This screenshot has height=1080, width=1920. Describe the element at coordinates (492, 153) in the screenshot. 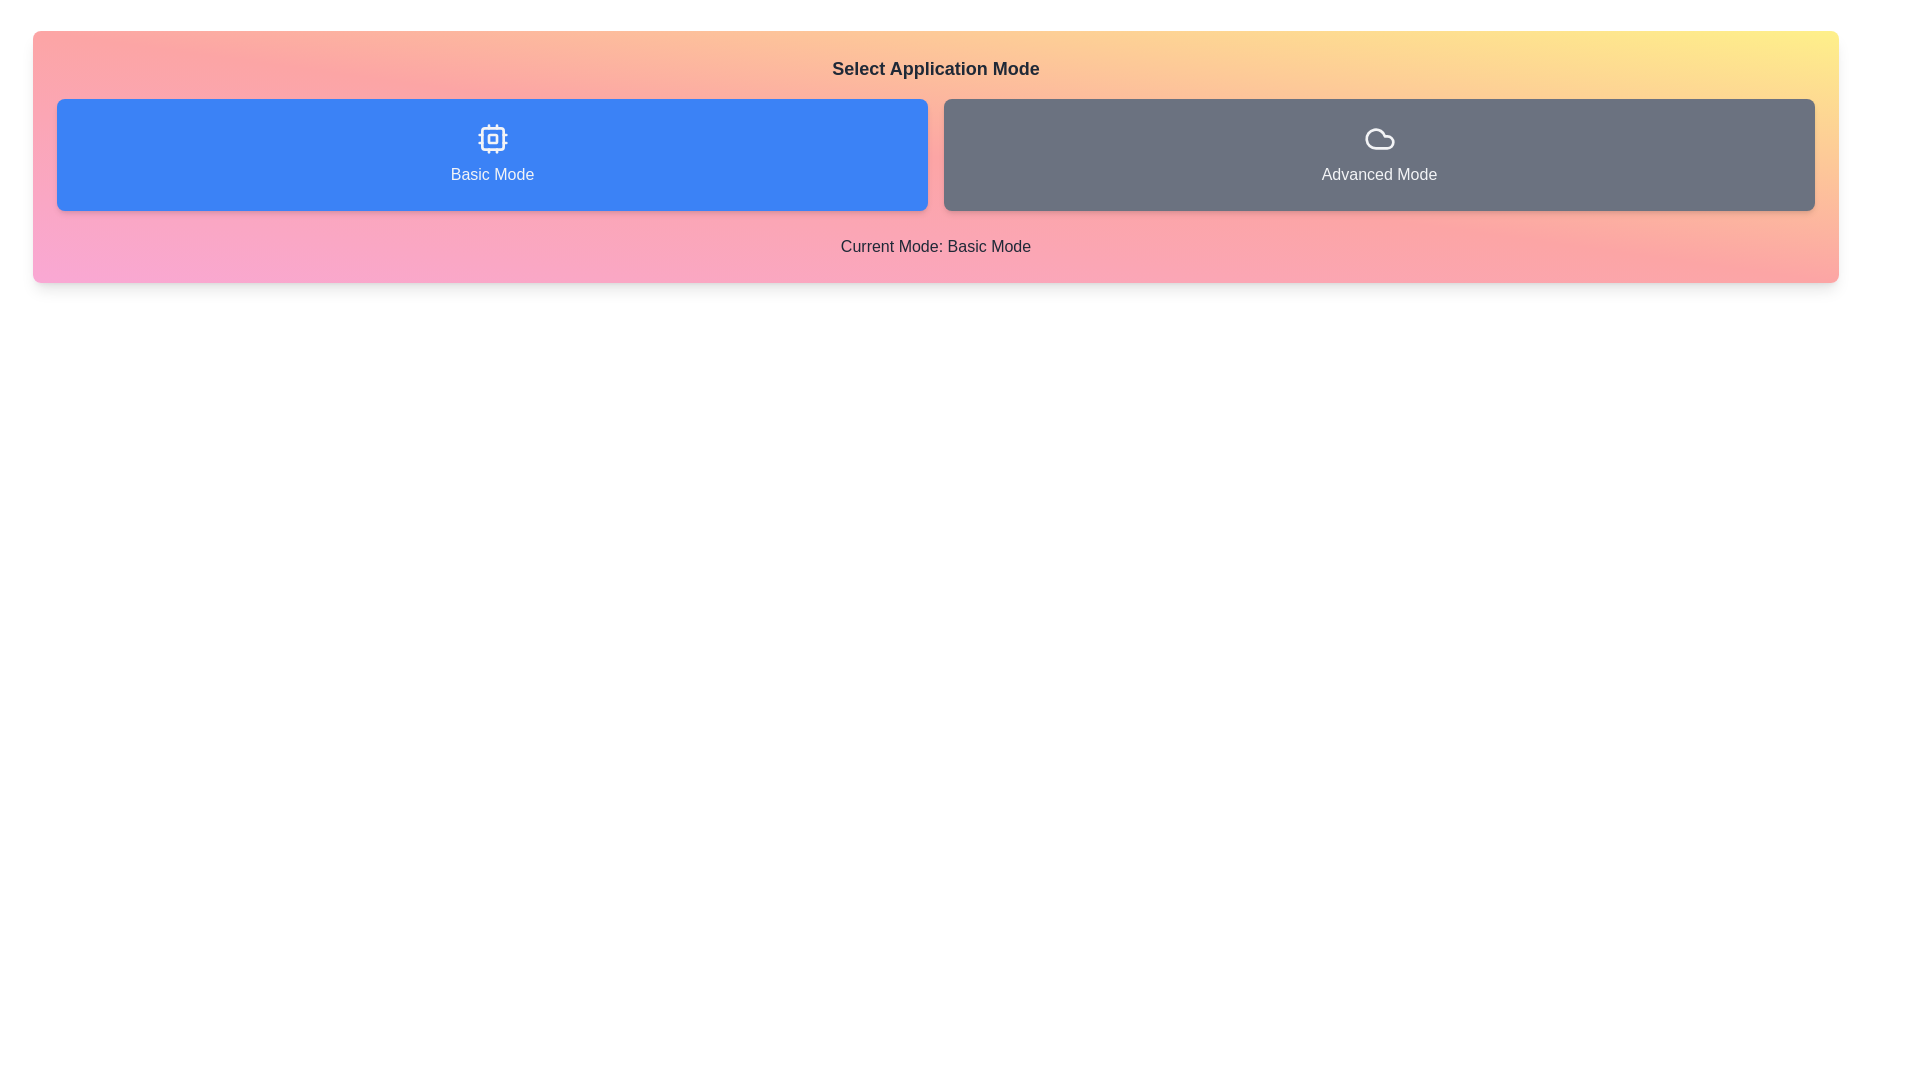

I see `the button corresponding to Basic Mode mode` at that location.